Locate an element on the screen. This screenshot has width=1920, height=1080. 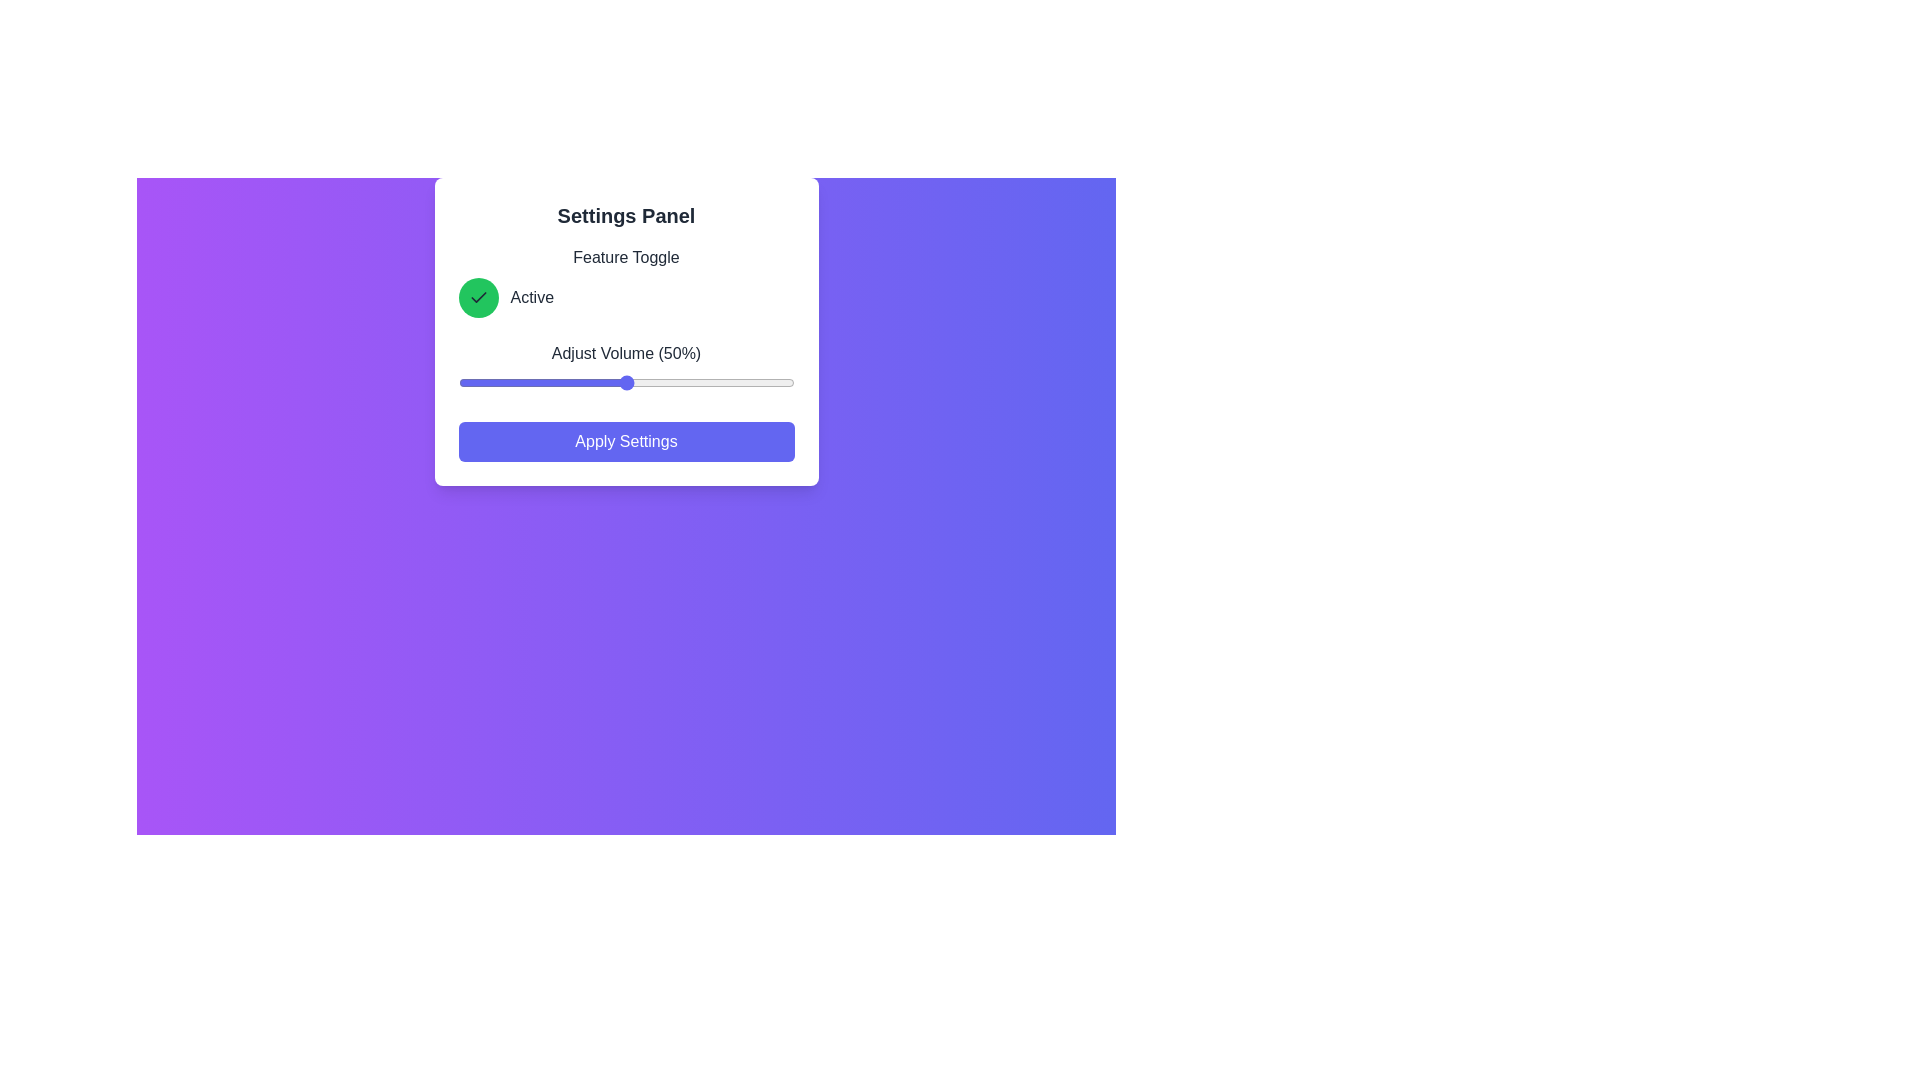
the volume is located at coordinates (467, 382).